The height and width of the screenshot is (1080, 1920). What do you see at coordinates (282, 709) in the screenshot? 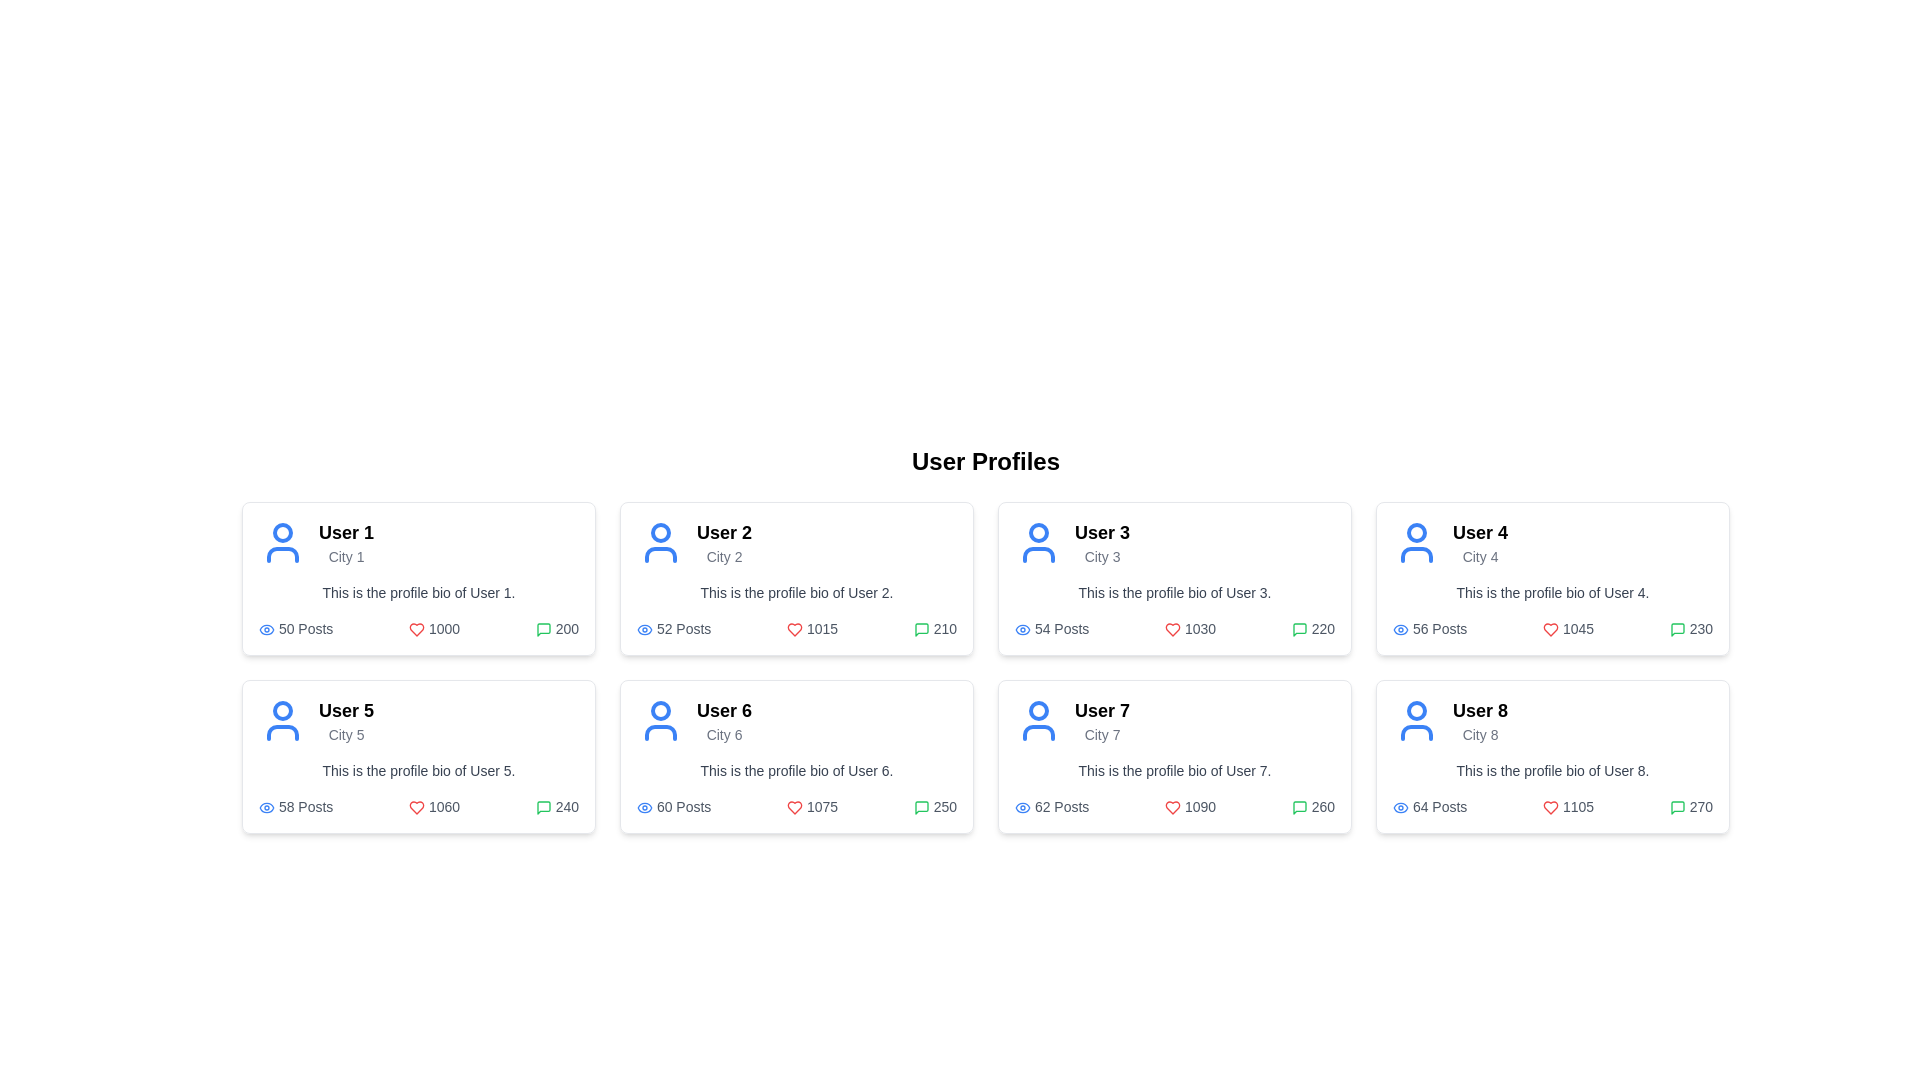
I see `the blue circular head icon of the user illustration for 'User 5' located in the second row, first column of the profile card` at bounding box center [282, 709].